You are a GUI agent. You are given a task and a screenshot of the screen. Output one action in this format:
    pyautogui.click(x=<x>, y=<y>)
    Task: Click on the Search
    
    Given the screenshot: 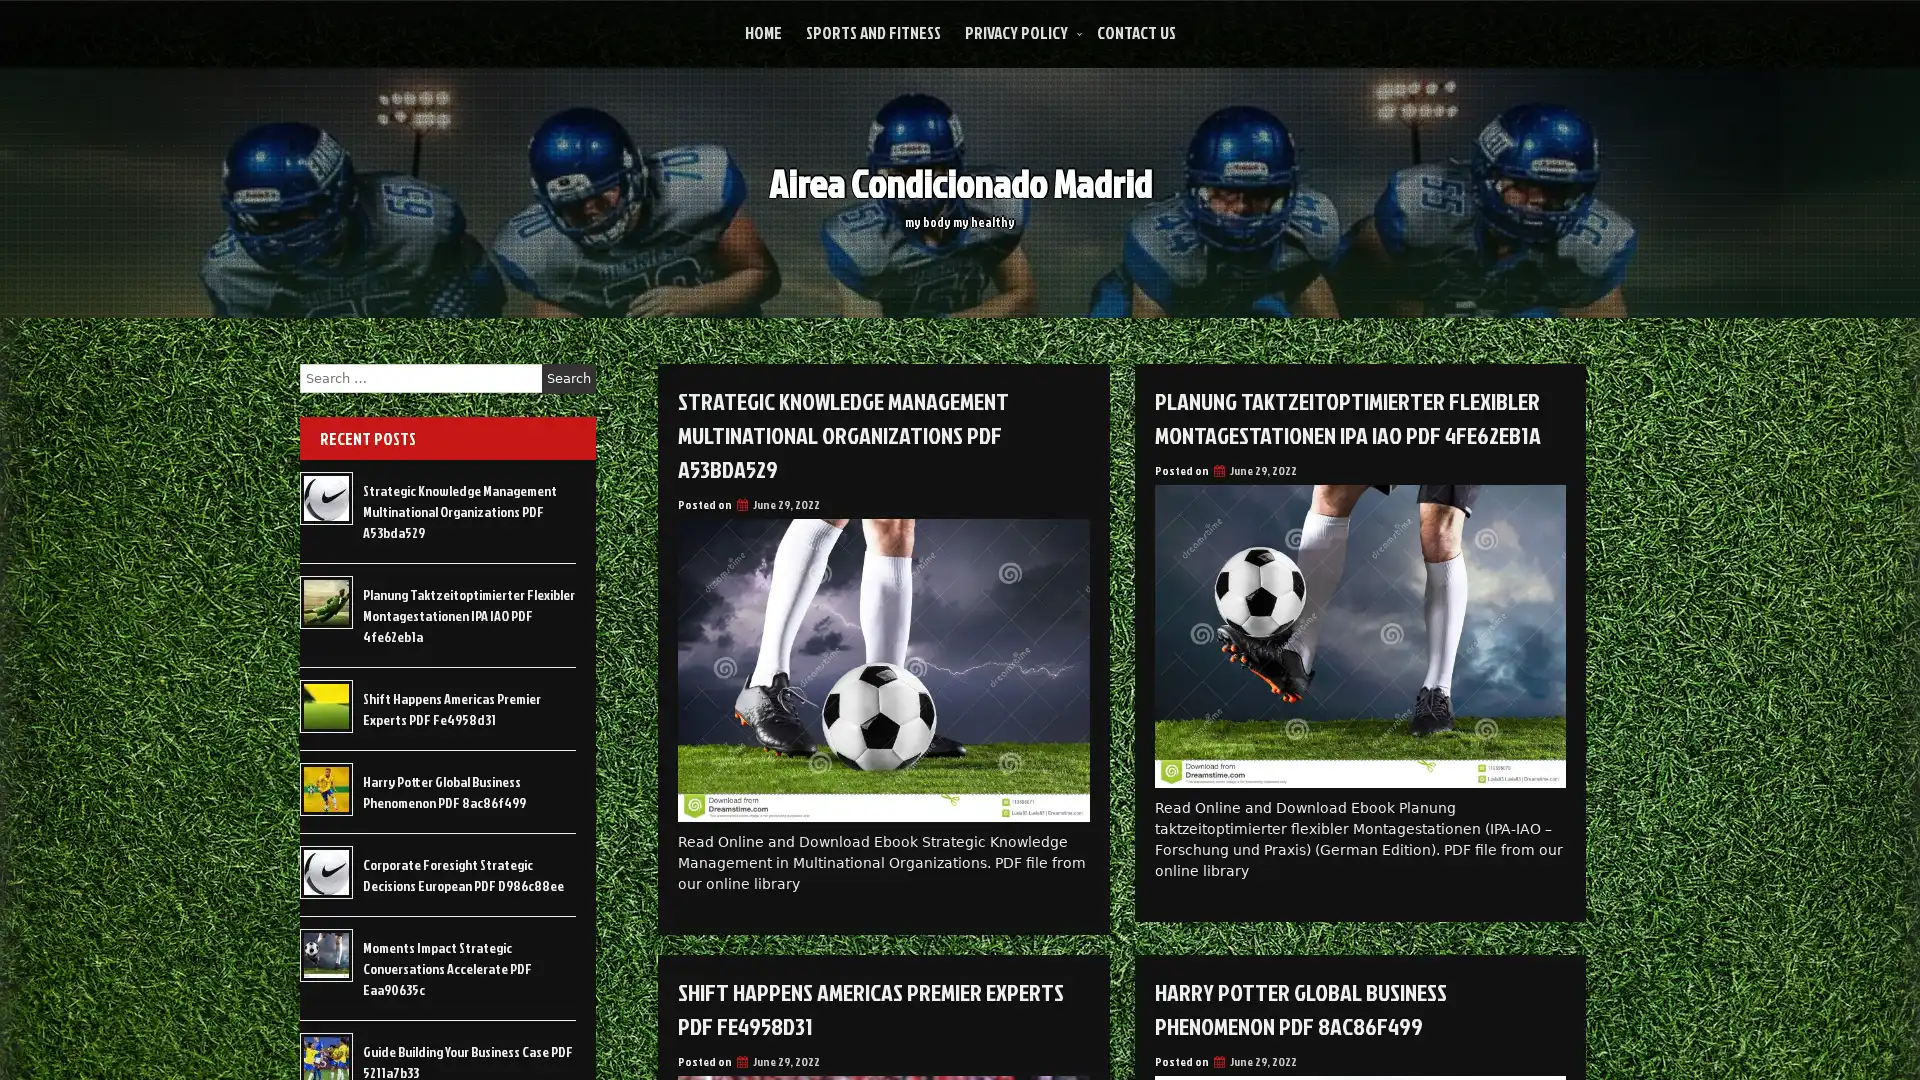 What is the action you would take?
    pyautogui.click(x=568, y=378)
    